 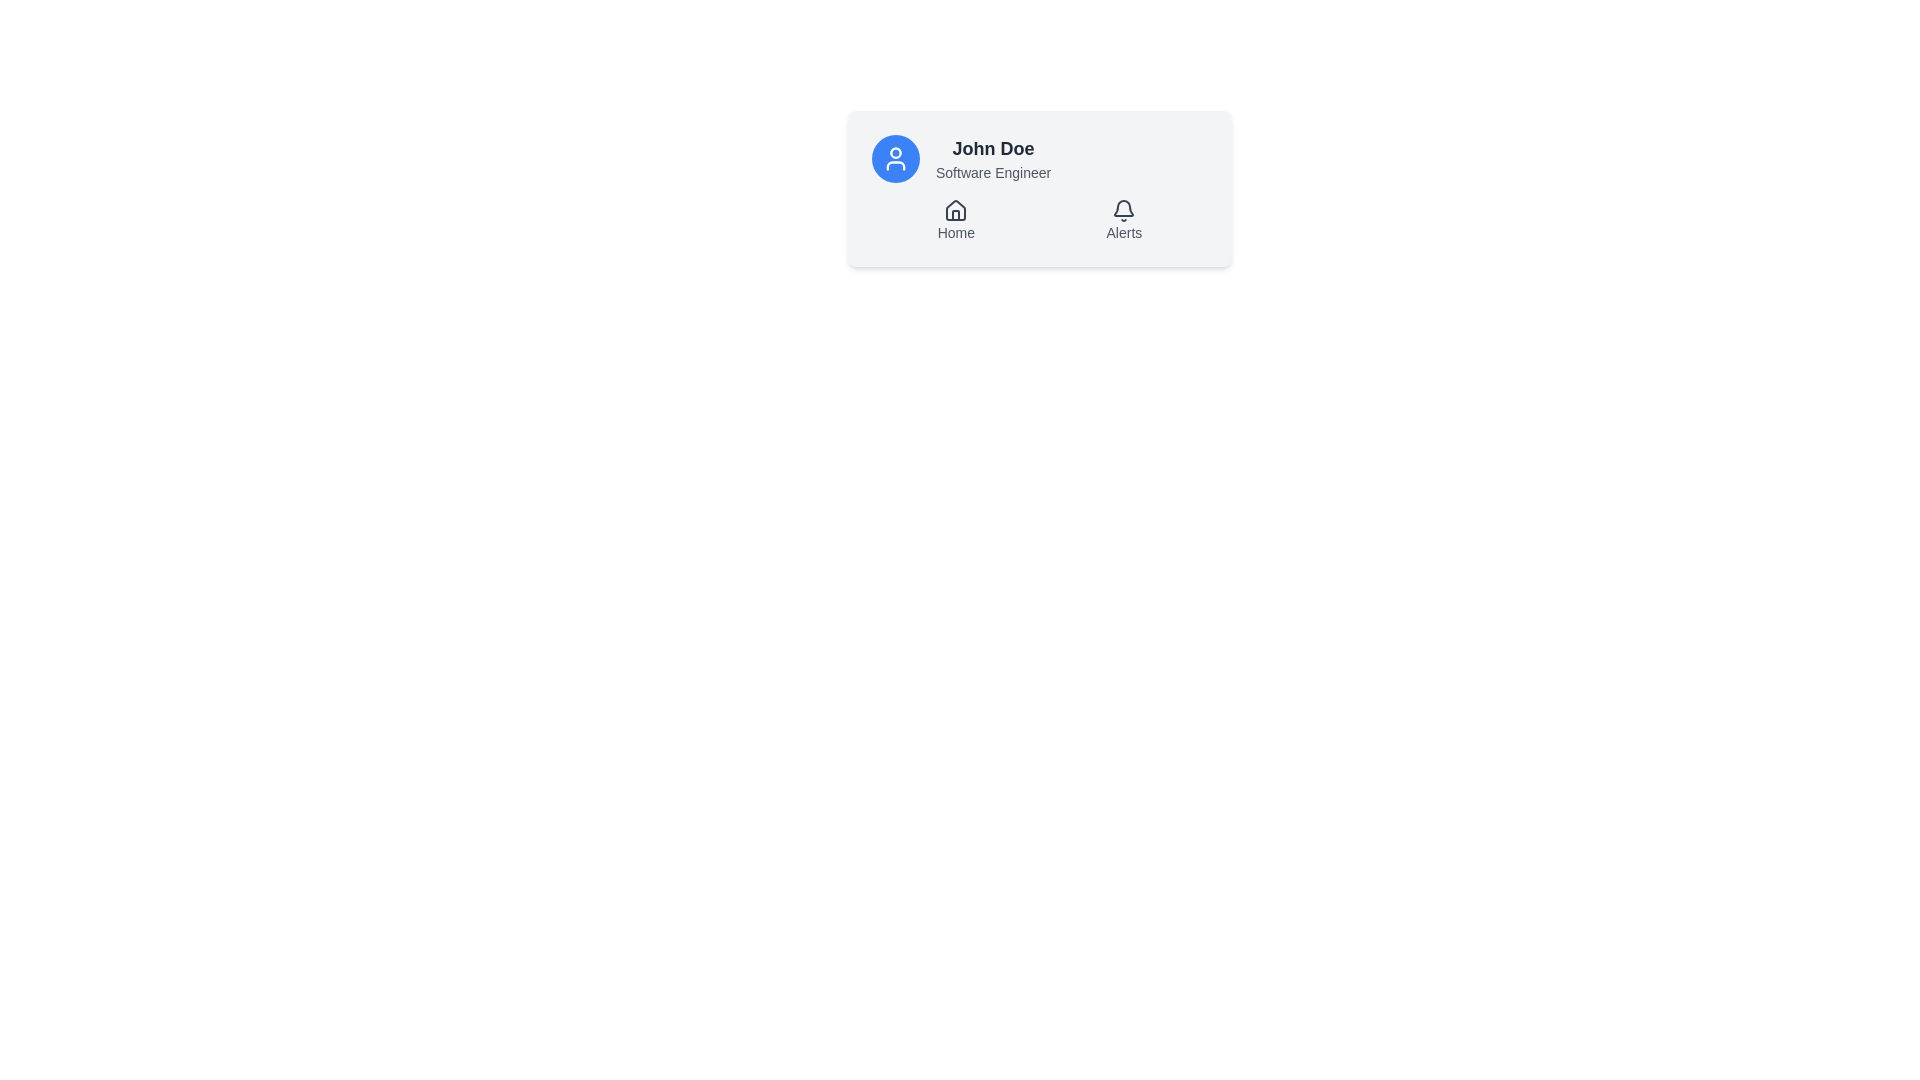 What do you see at coordinates (954, 209) in the screenshot?
I see `the 'Home' icon located at the leftmost position in the lower section of the profile card` at bounding box center [954, 209].